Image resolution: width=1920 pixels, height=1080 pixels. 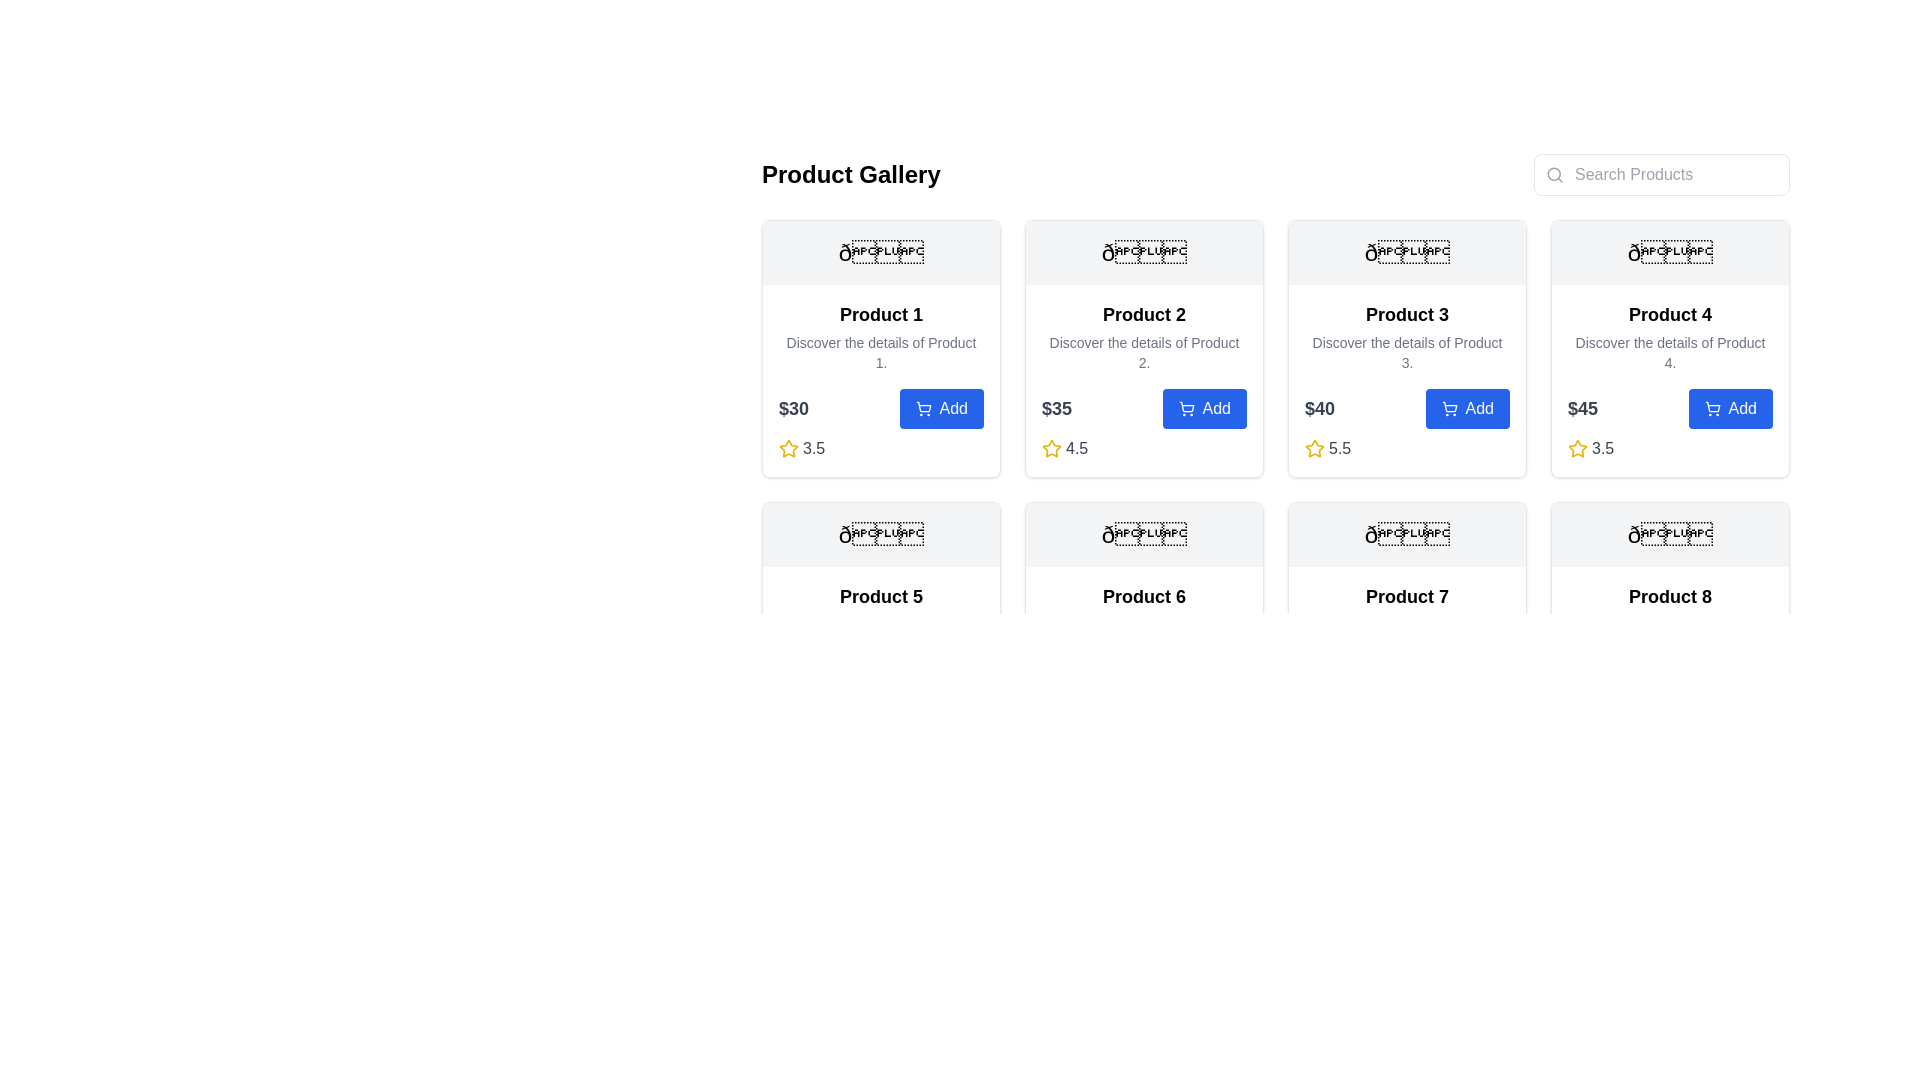 I want to click on the decorative emblem or icon located at the top center section of the card for 'Product 2', which enhances visual appeal and identifies the product, so click(x=1144, y=252).